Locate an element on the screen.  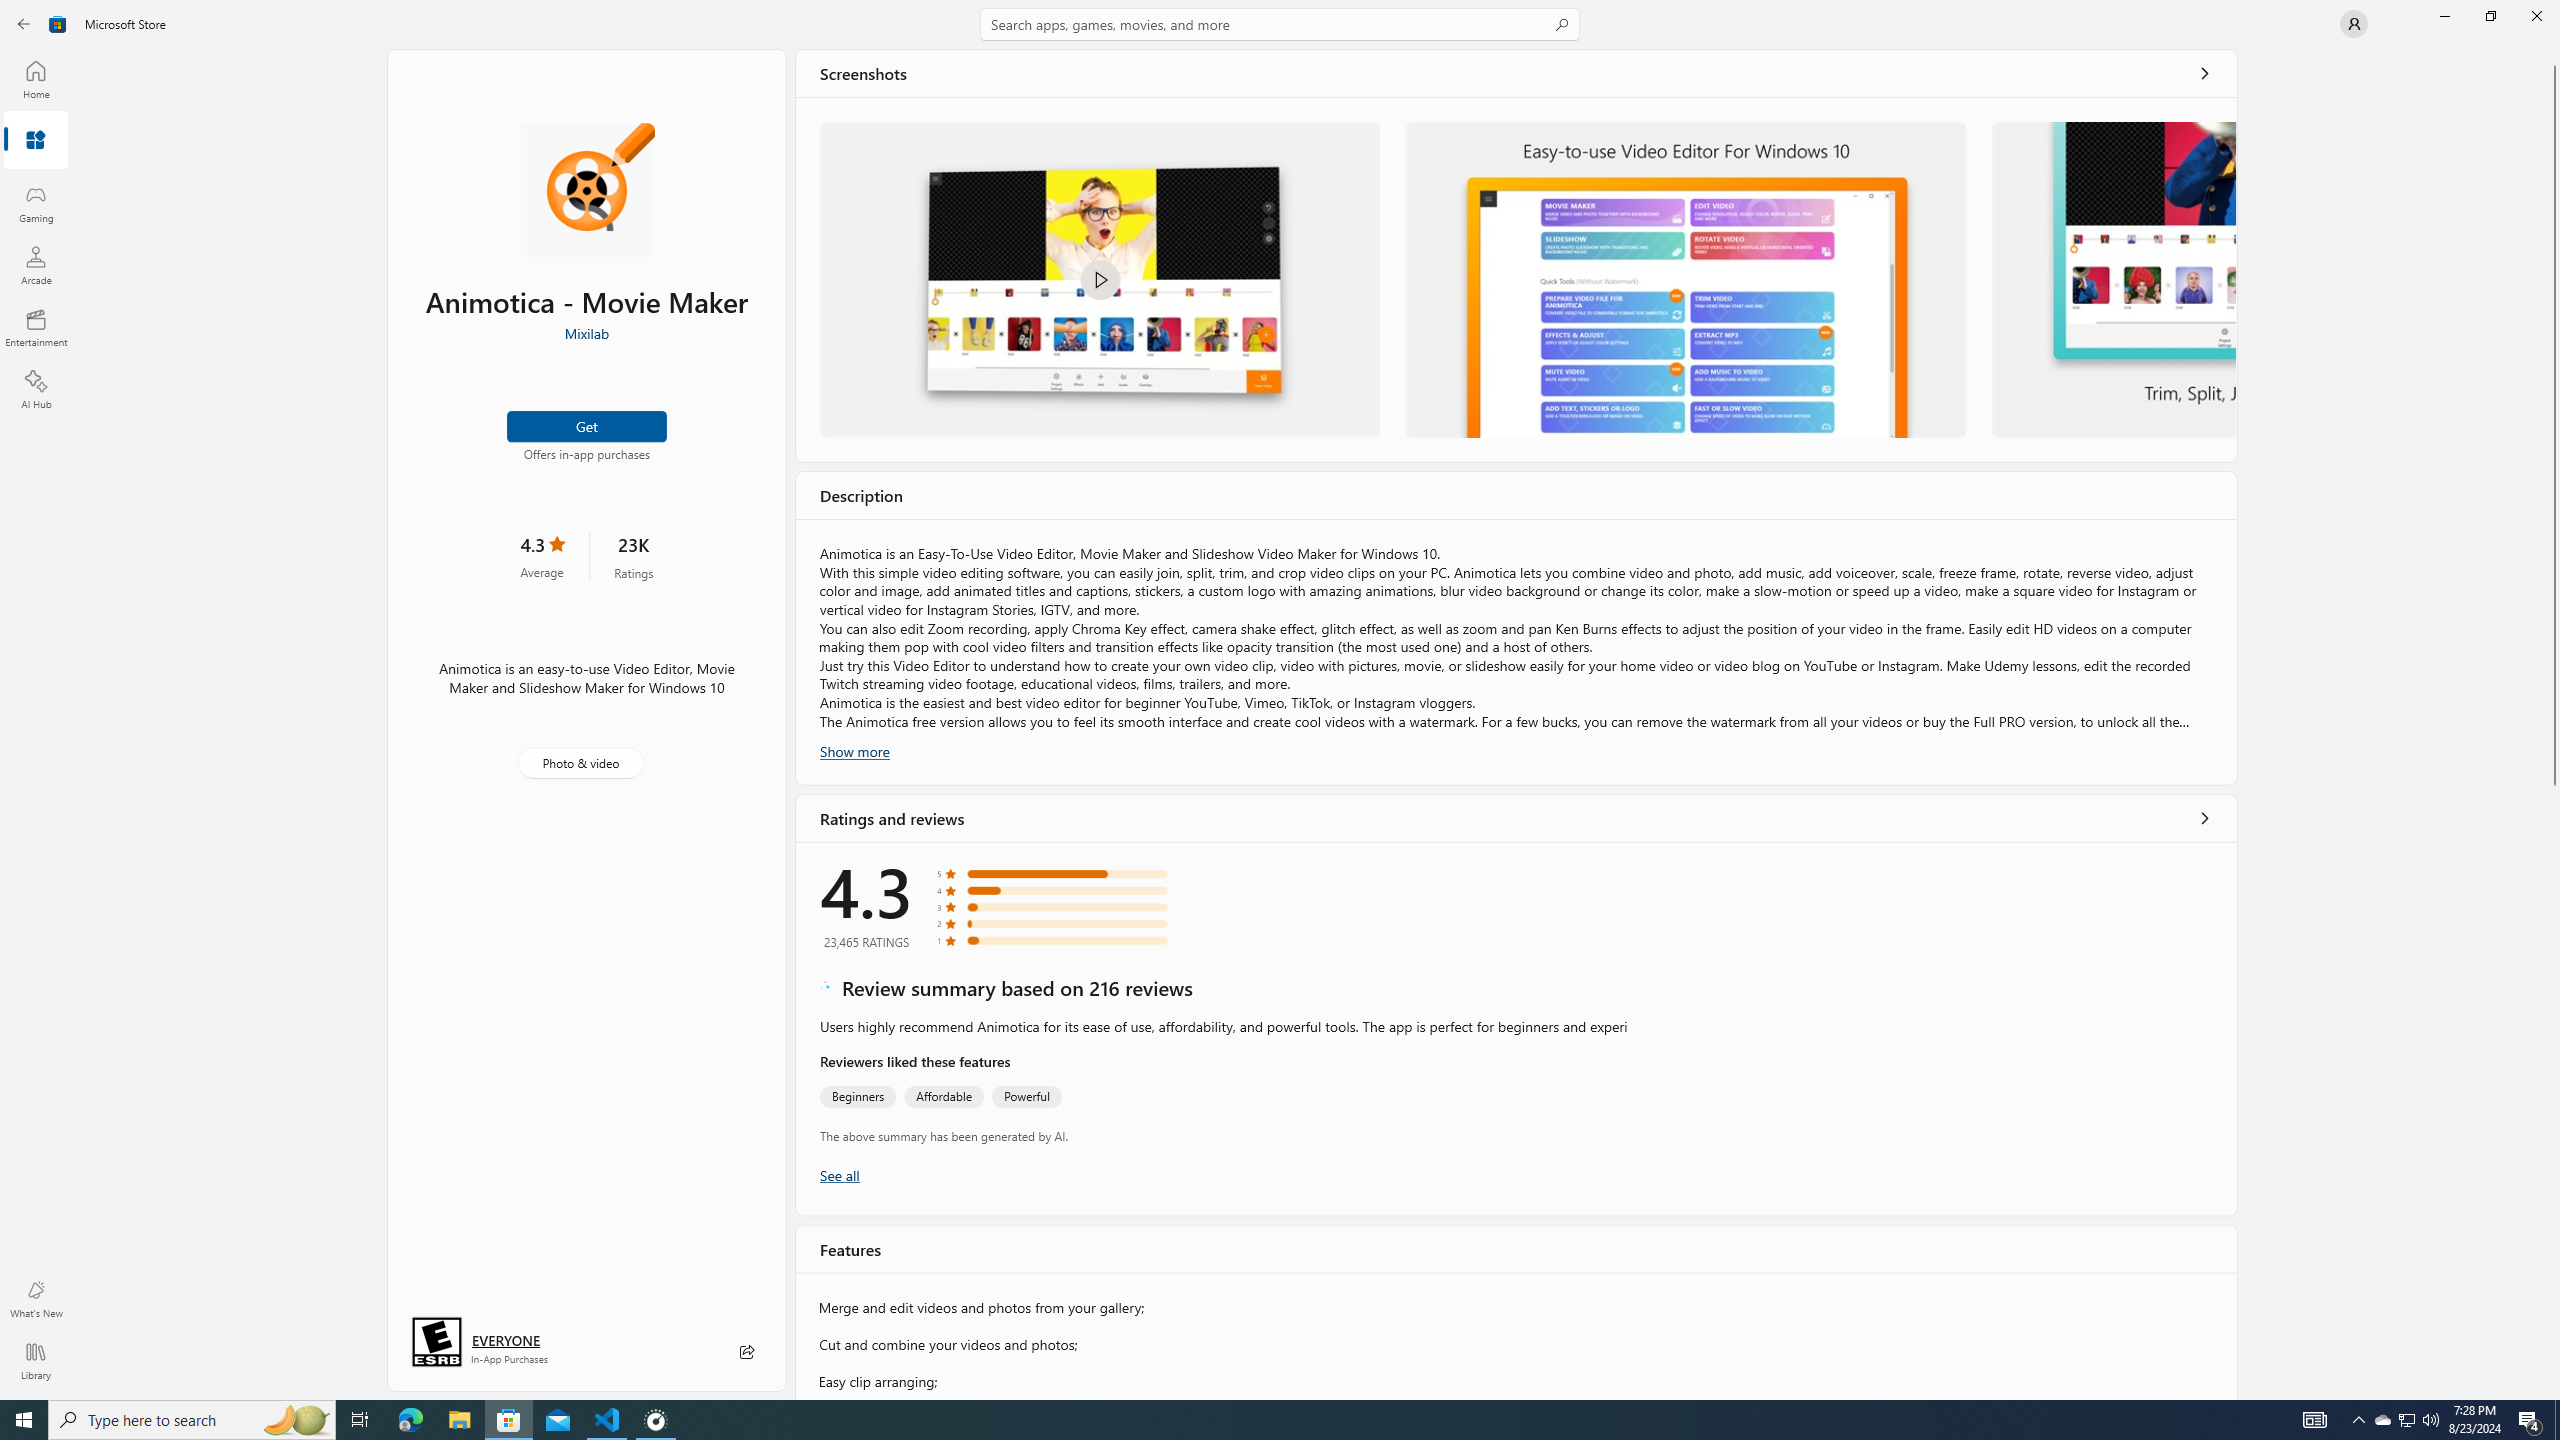
'Home' is located at coordinates (34, 78).